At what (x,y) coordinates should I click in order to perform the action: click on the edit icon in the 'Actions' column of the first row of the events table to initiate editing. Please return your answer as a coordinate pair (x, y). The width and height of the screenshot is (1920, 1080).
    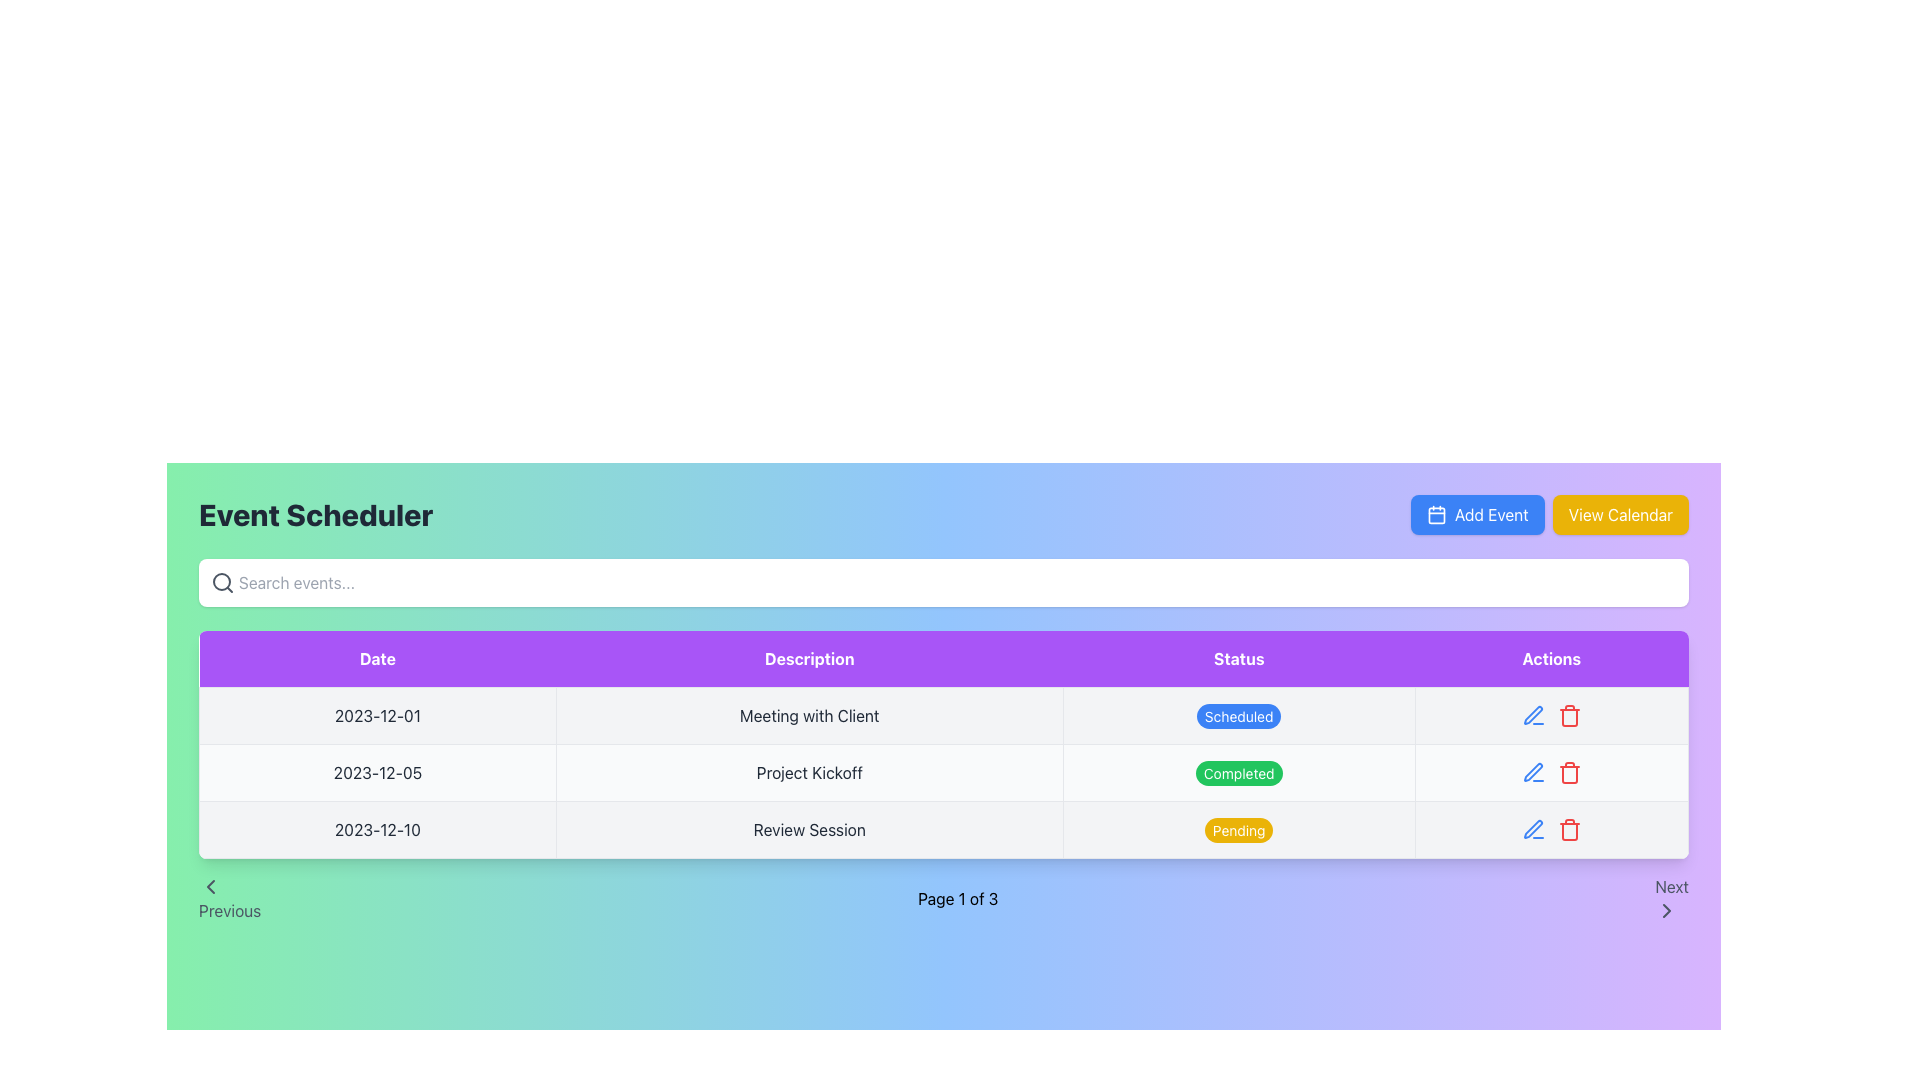
    Looking at the image, I should click on (1550, 715).